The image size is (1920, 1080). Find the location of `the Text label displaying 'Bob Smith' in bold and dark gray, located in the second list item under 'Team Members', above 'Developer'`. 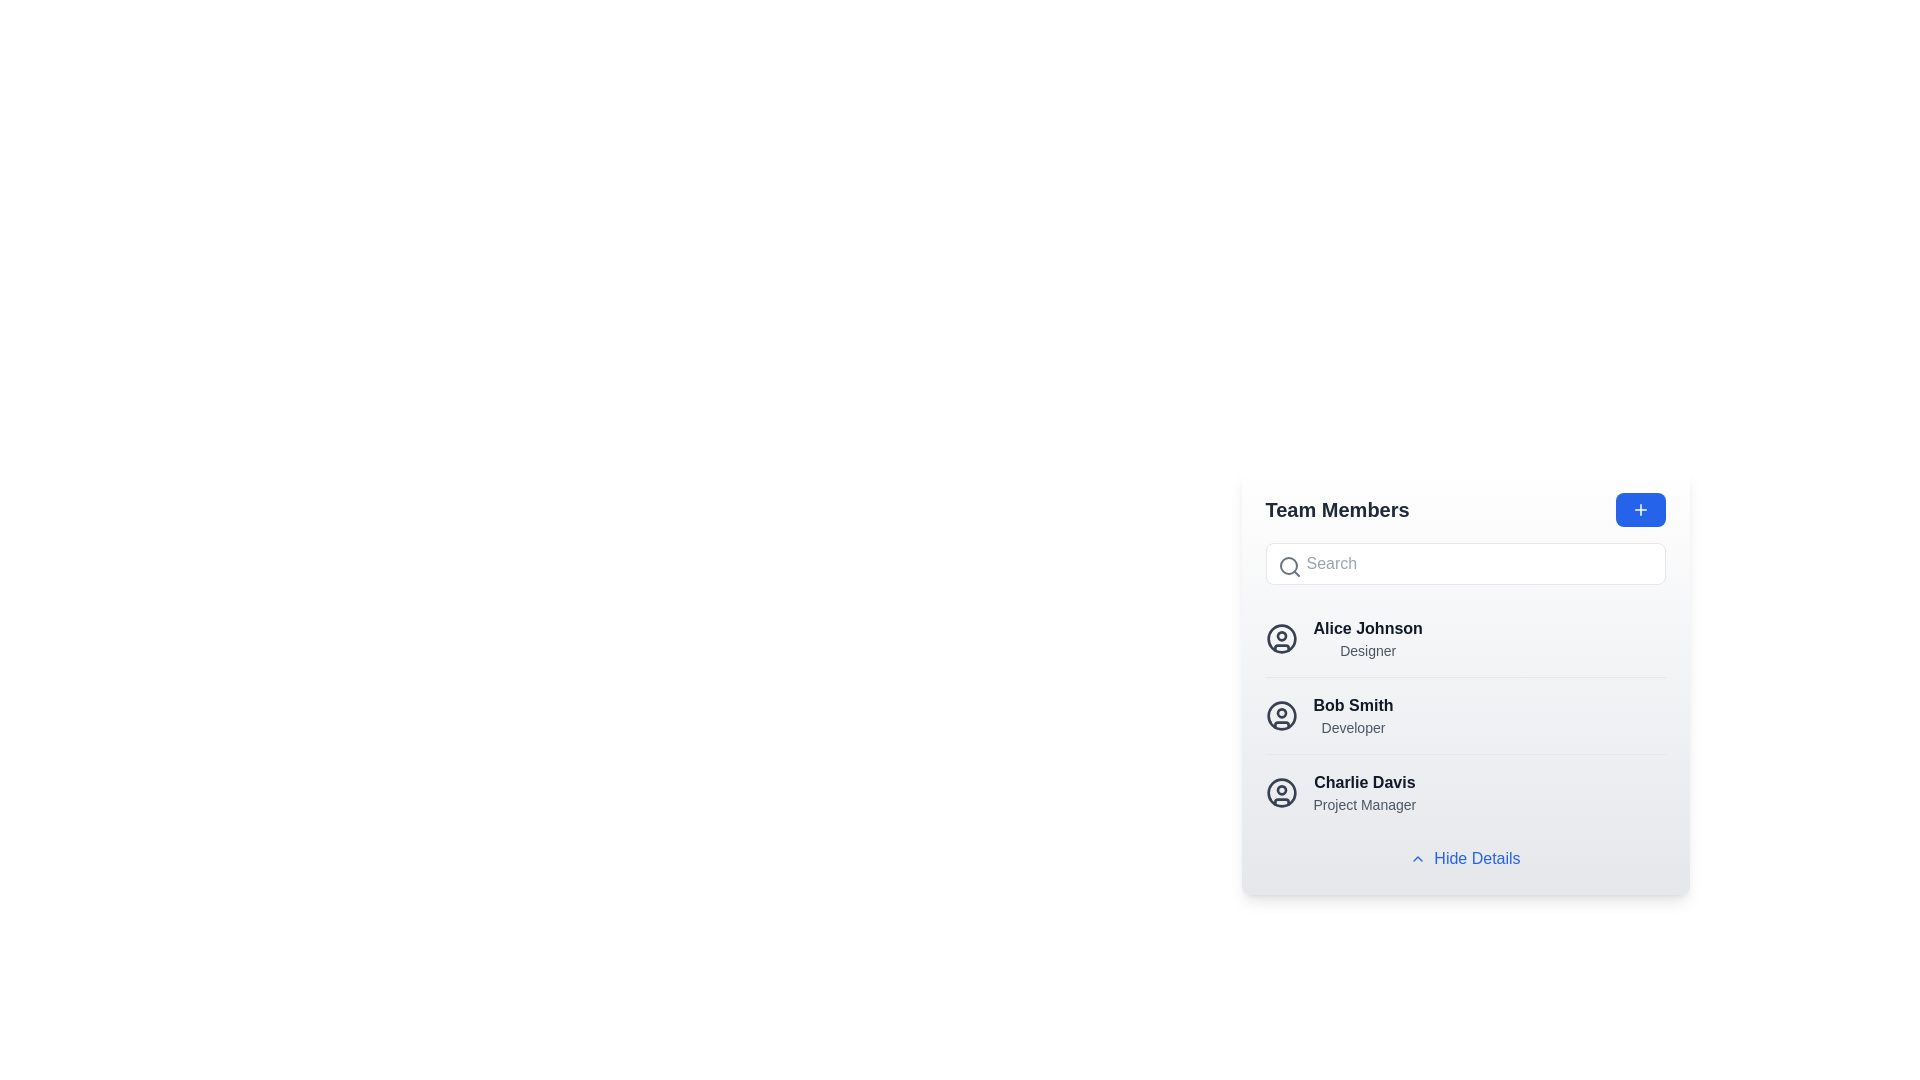

the Text label displaying 'Bob Smith' in bold and dark gray, located in the second list item under 'Team Members', above 'Developer' is located at coordinates (1353, 704).